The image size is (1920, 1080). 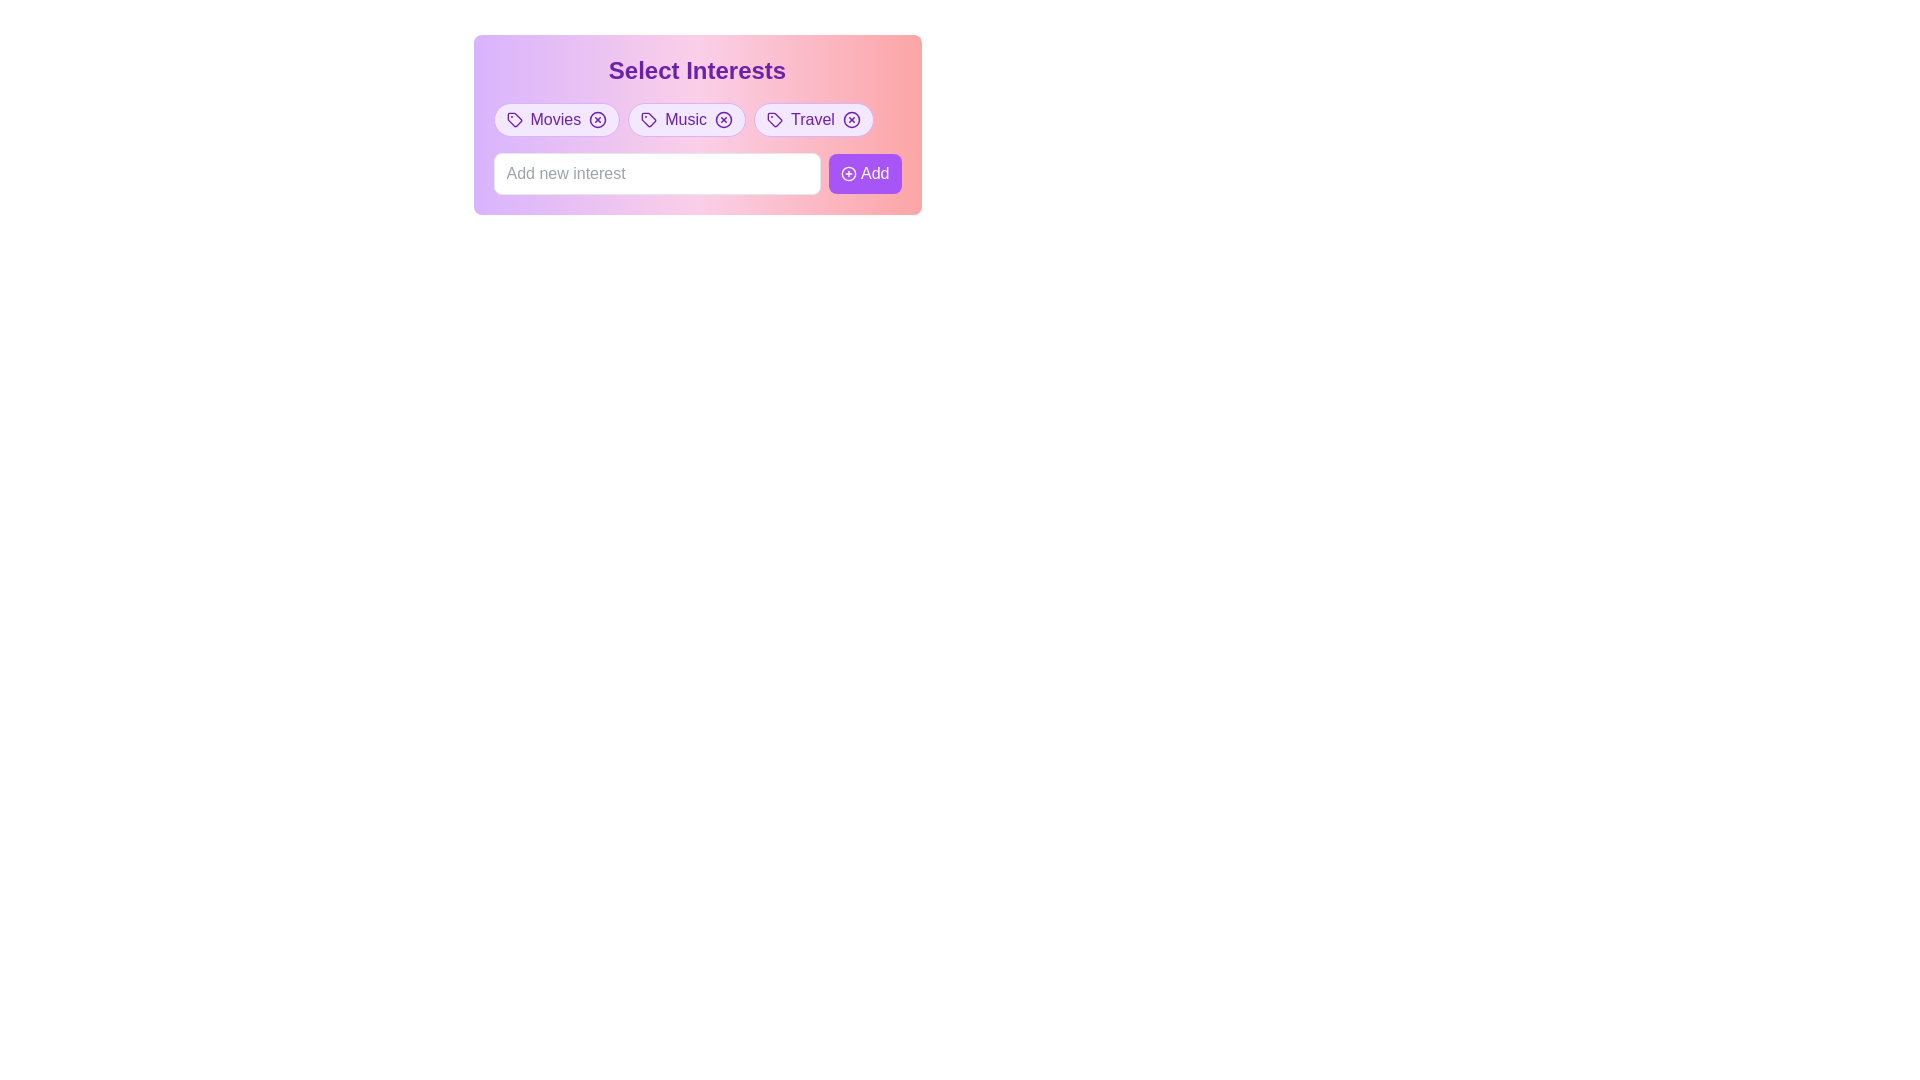 I want to click on the delete button for removing the 'Music' tag located immediately to the right of the 'Music' text in the 'Select Interests' section, so click(x=723, y=119).